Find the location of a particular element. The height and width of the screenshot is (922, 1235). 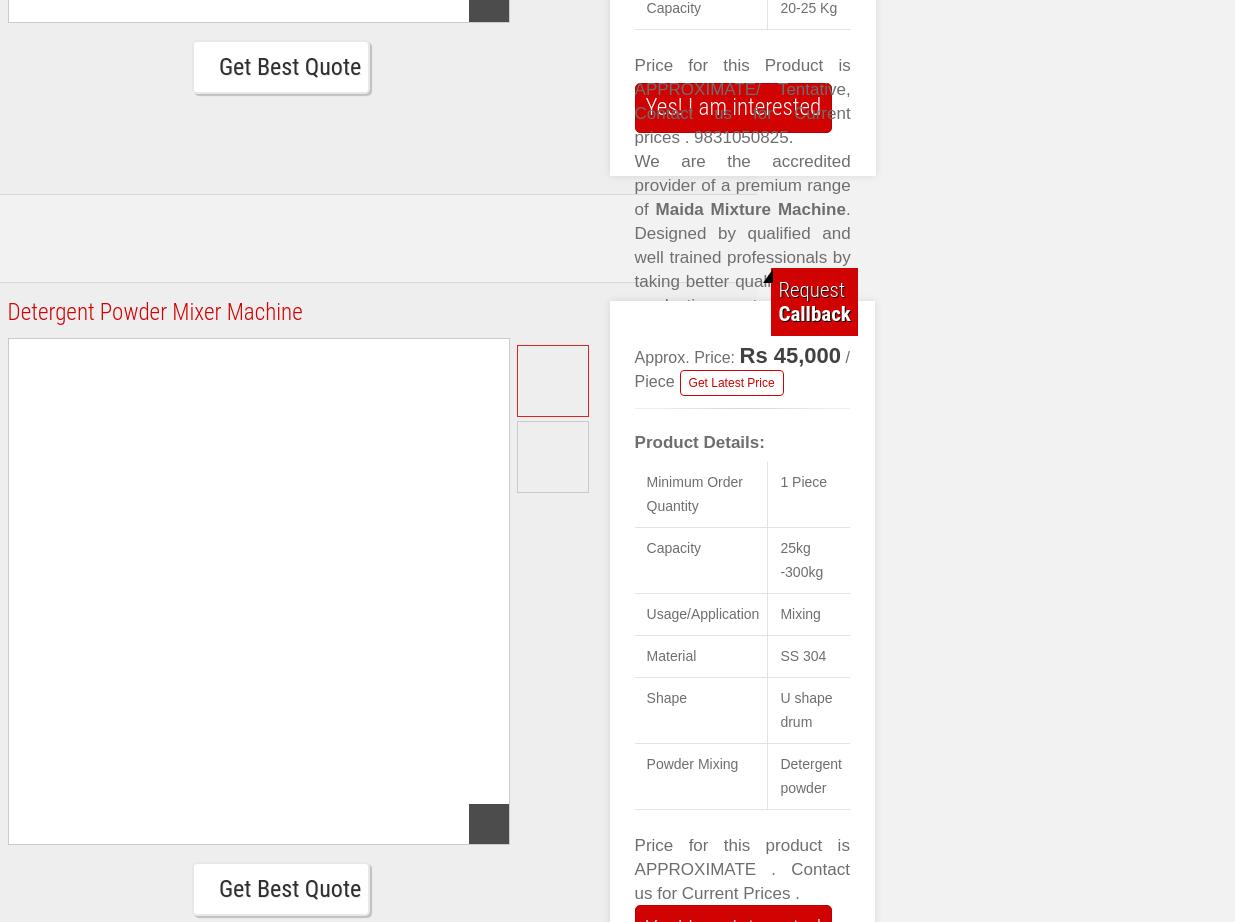

'Powder Mixing' is located at coordinates (691, 762).